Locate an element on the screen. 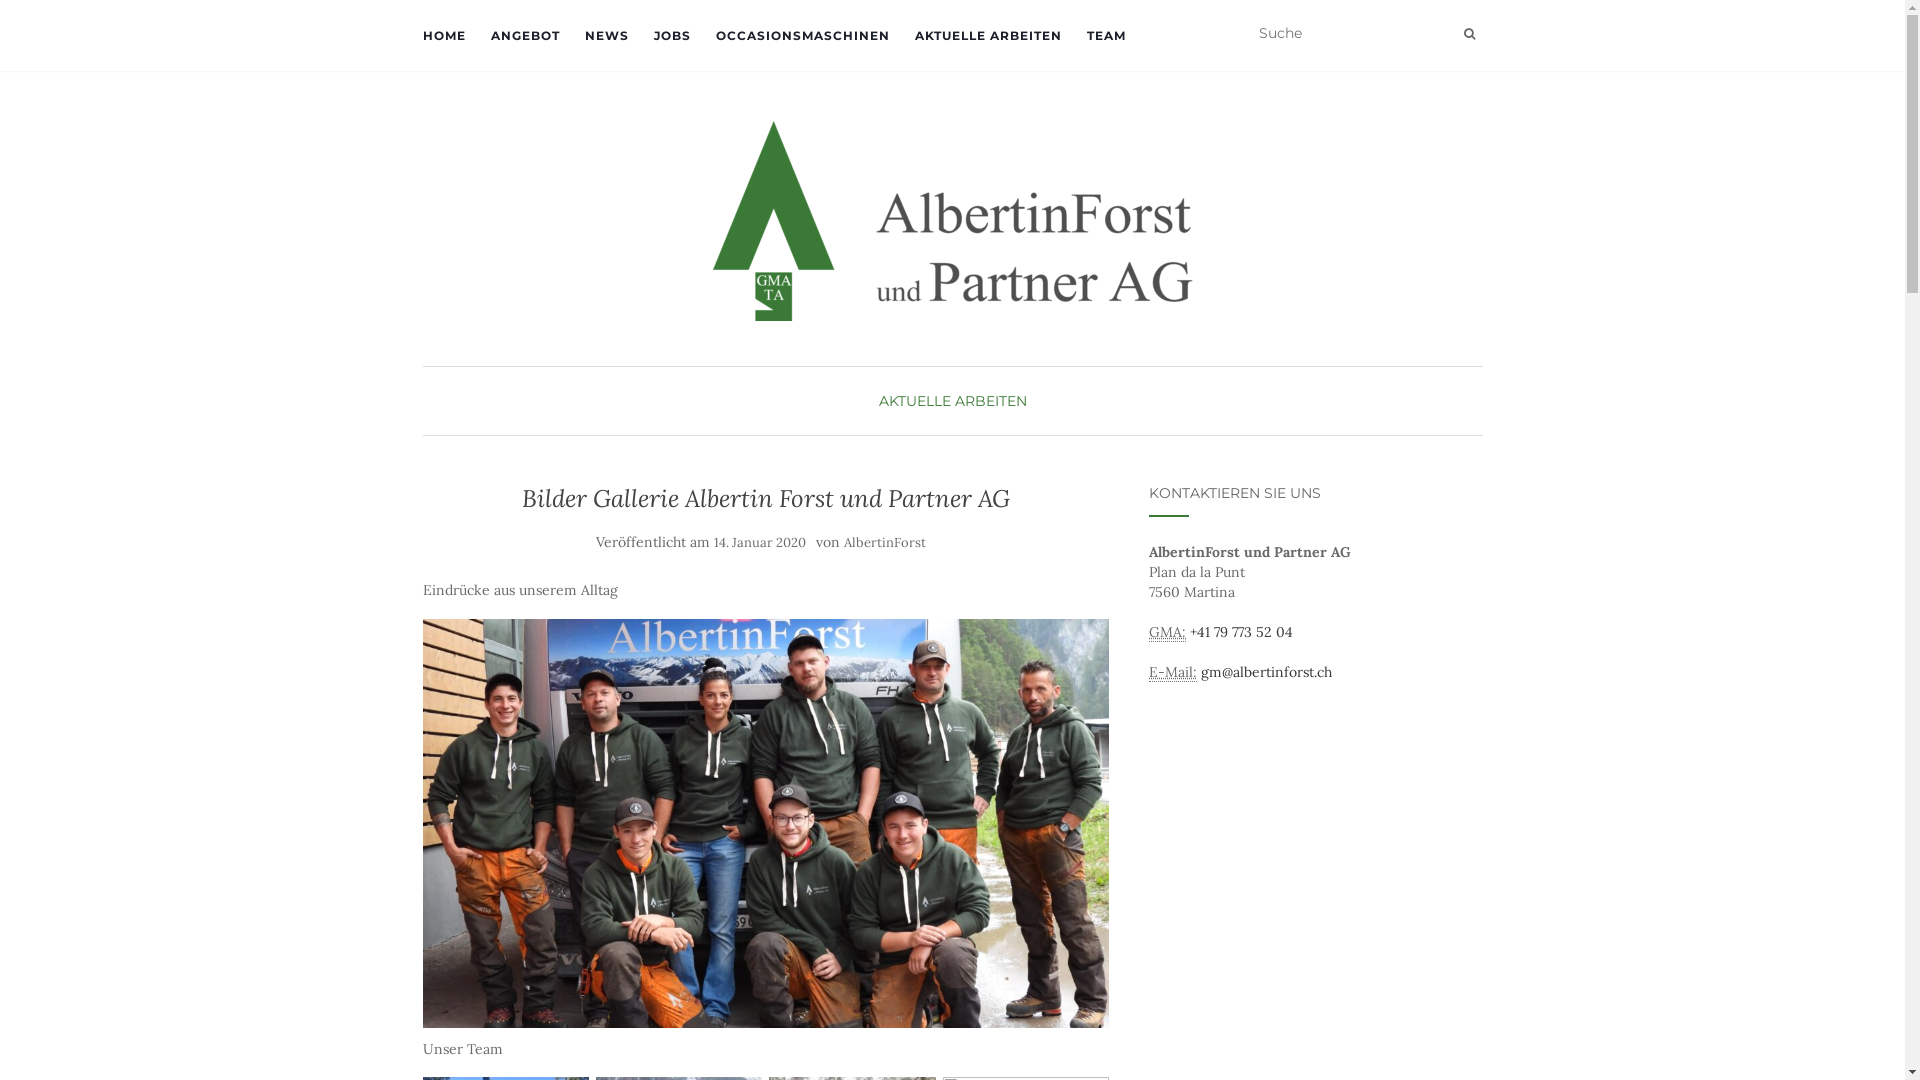 The height and width of the screenshot is (1080, 1920). 'AlbertinForst' is located at coordinates (883, 542).